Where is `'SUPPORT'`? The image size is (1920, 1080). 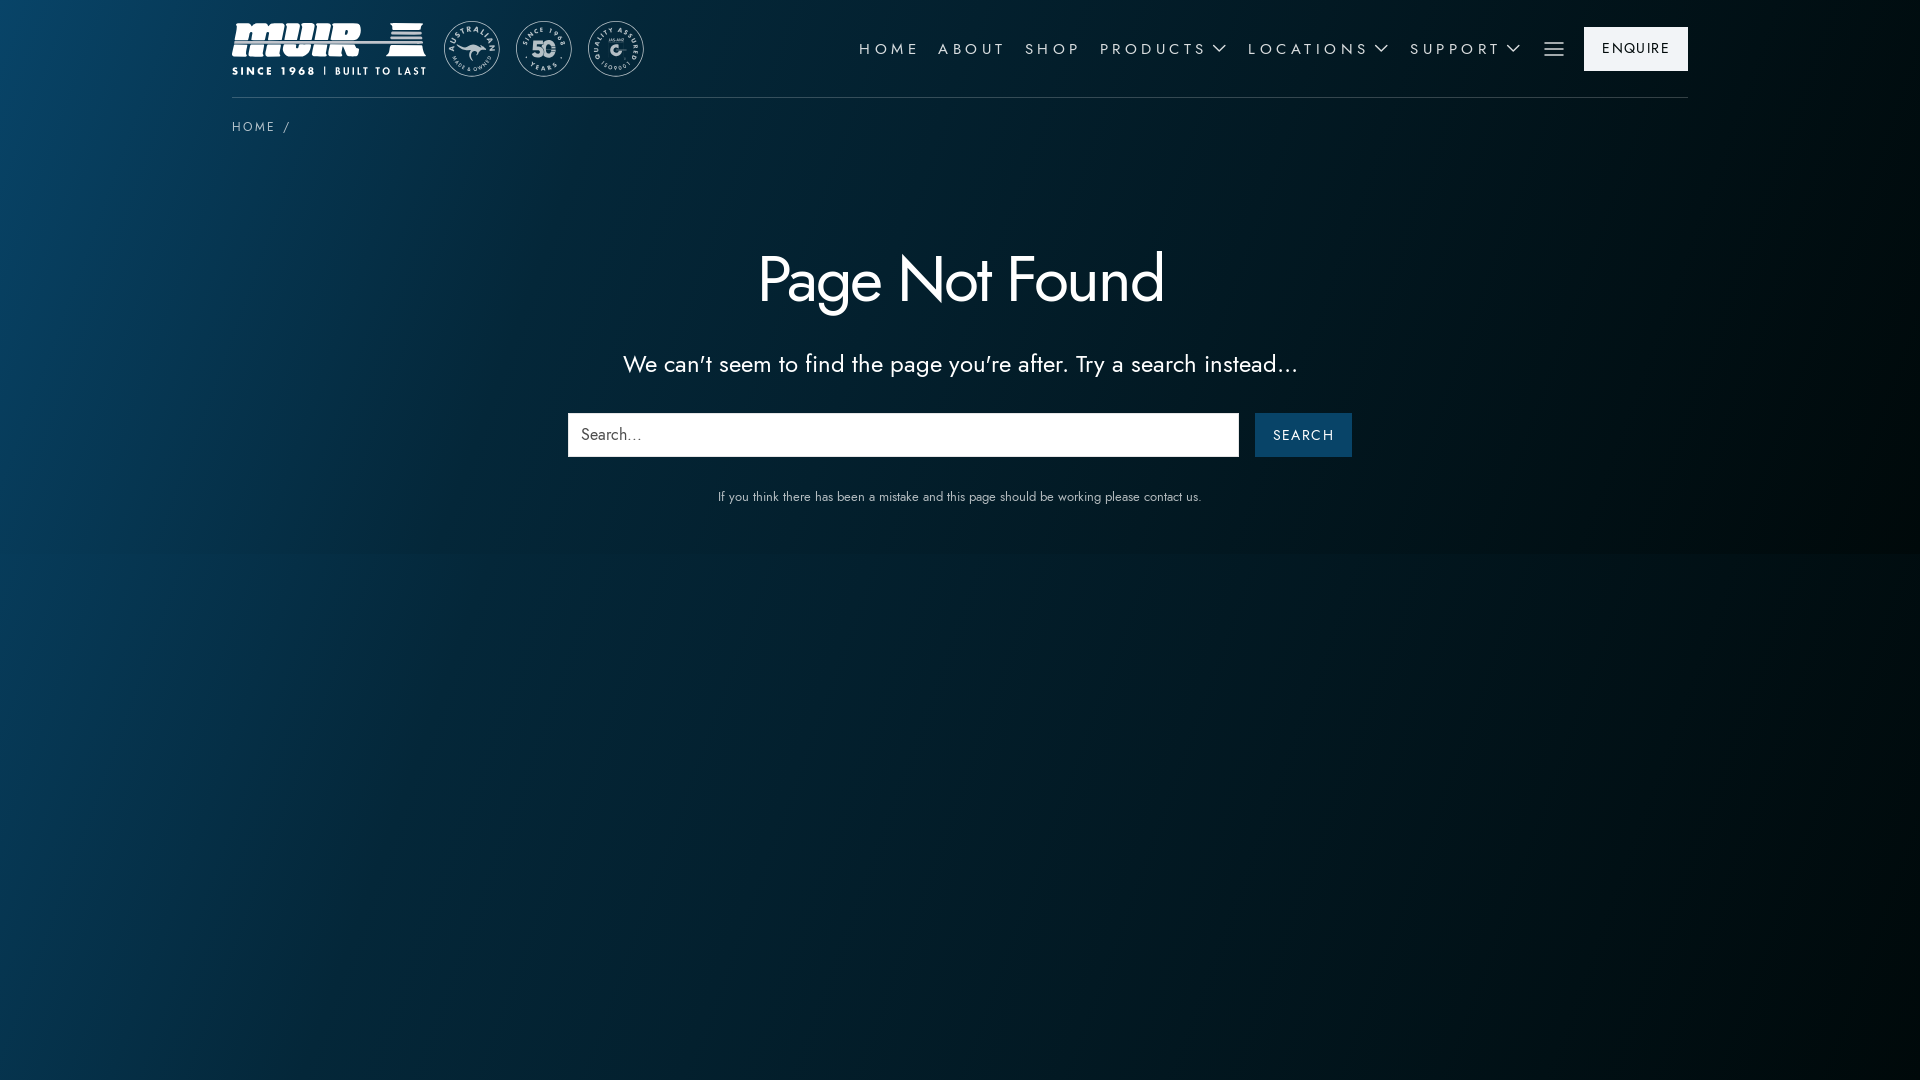 'SUPPORT' is located at coordinates (1455, 48).